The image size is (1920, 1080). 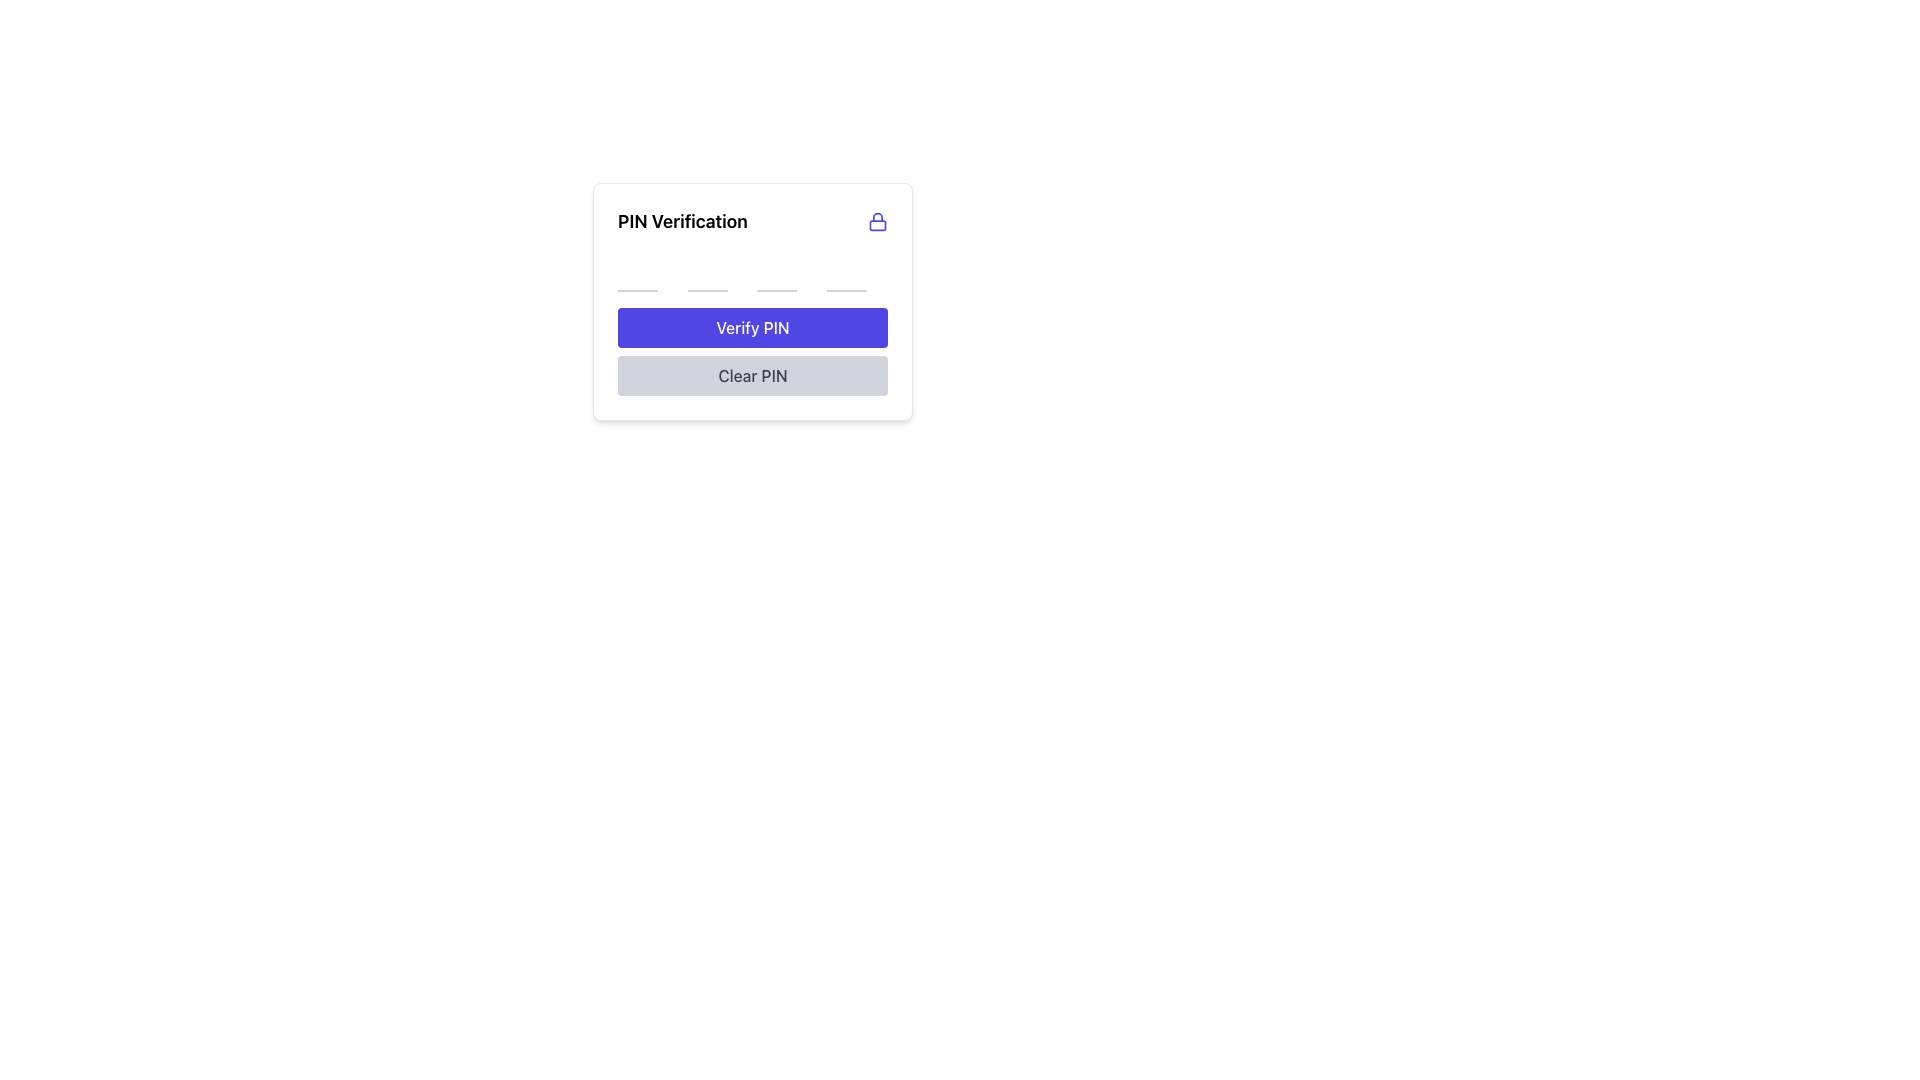 What do you see at coordinates (878, 222) in the screenshot?
I see `the lock icon located to the right of the 'PIN Verification' text, which has a rectangular body with rounded corners and a semi-circular top in indigo color` at bounding box center [878, 222].